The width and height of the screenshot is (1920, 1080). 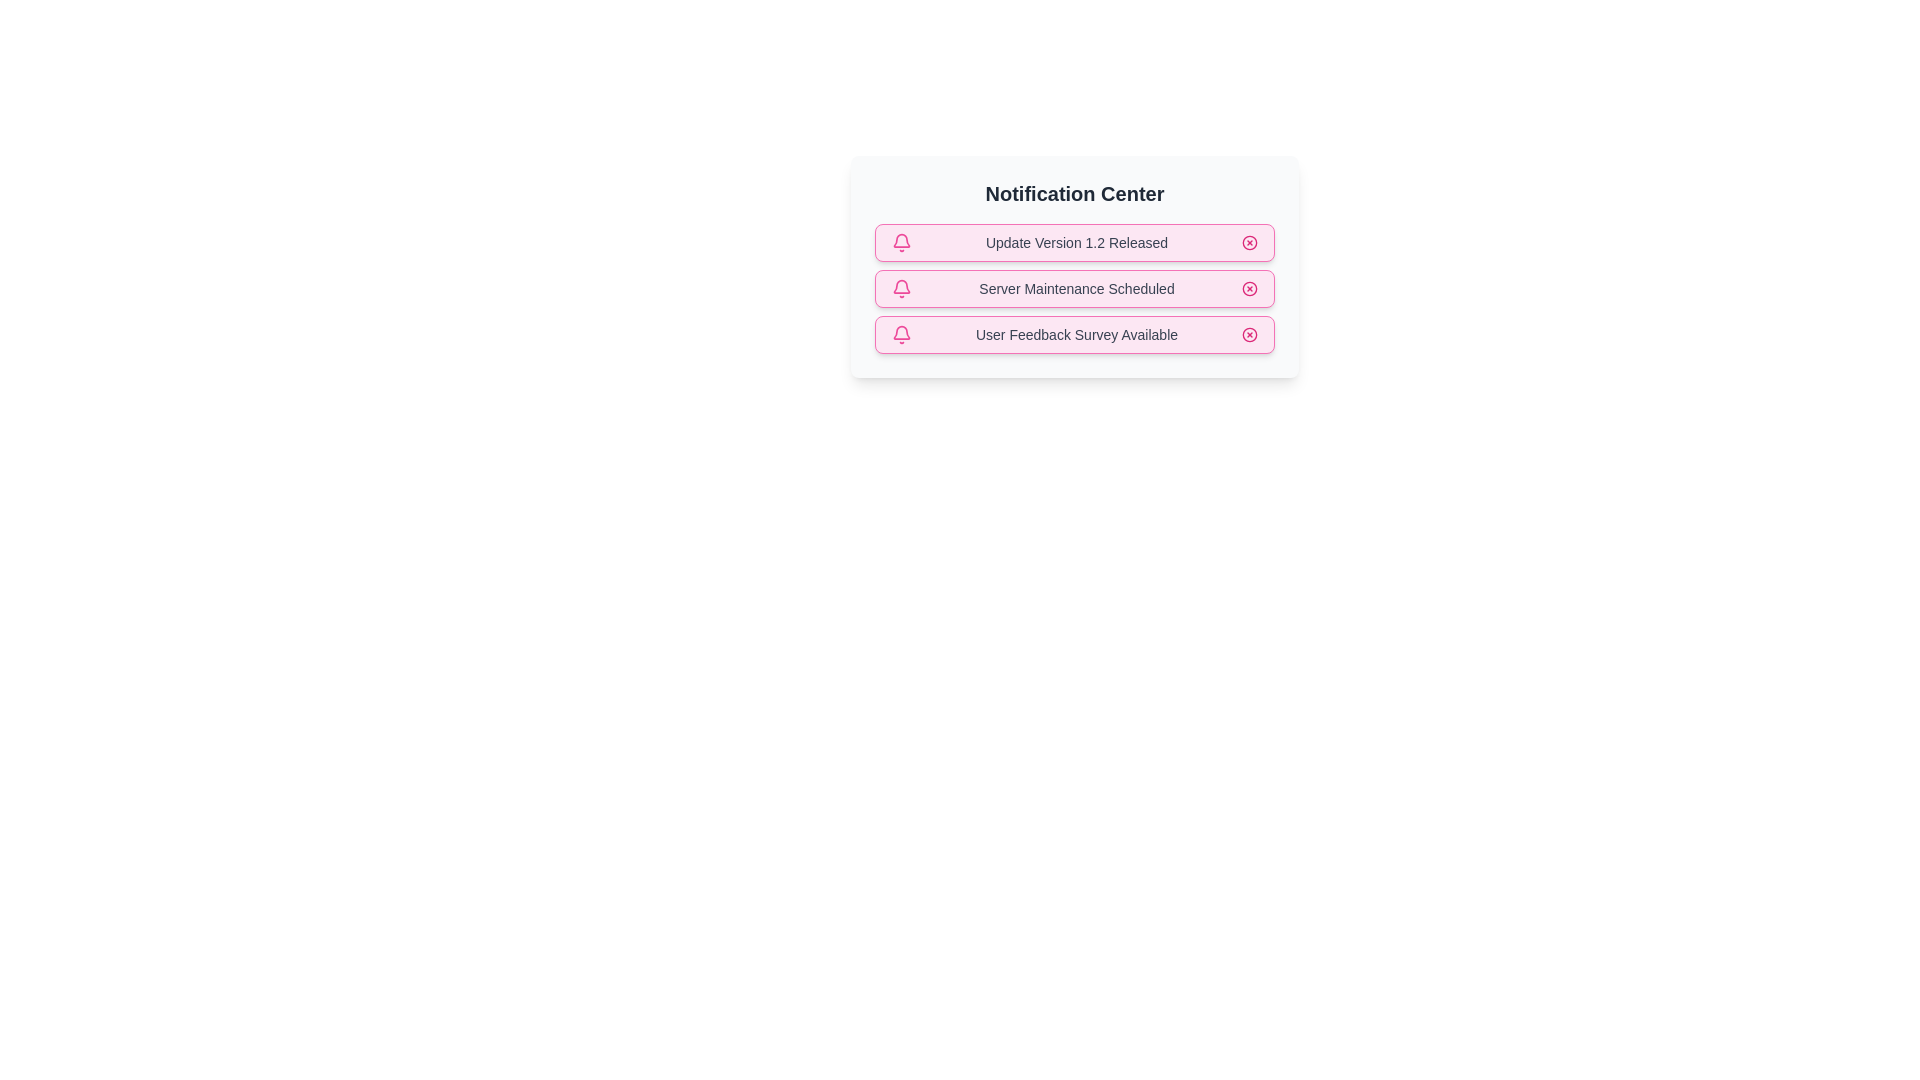 What do you see at coordinates (1075, 289) in the screenshot?
I see `the notification text Server Maintenance Scheduled to select it for copying` at bounding box center [1075, 289].